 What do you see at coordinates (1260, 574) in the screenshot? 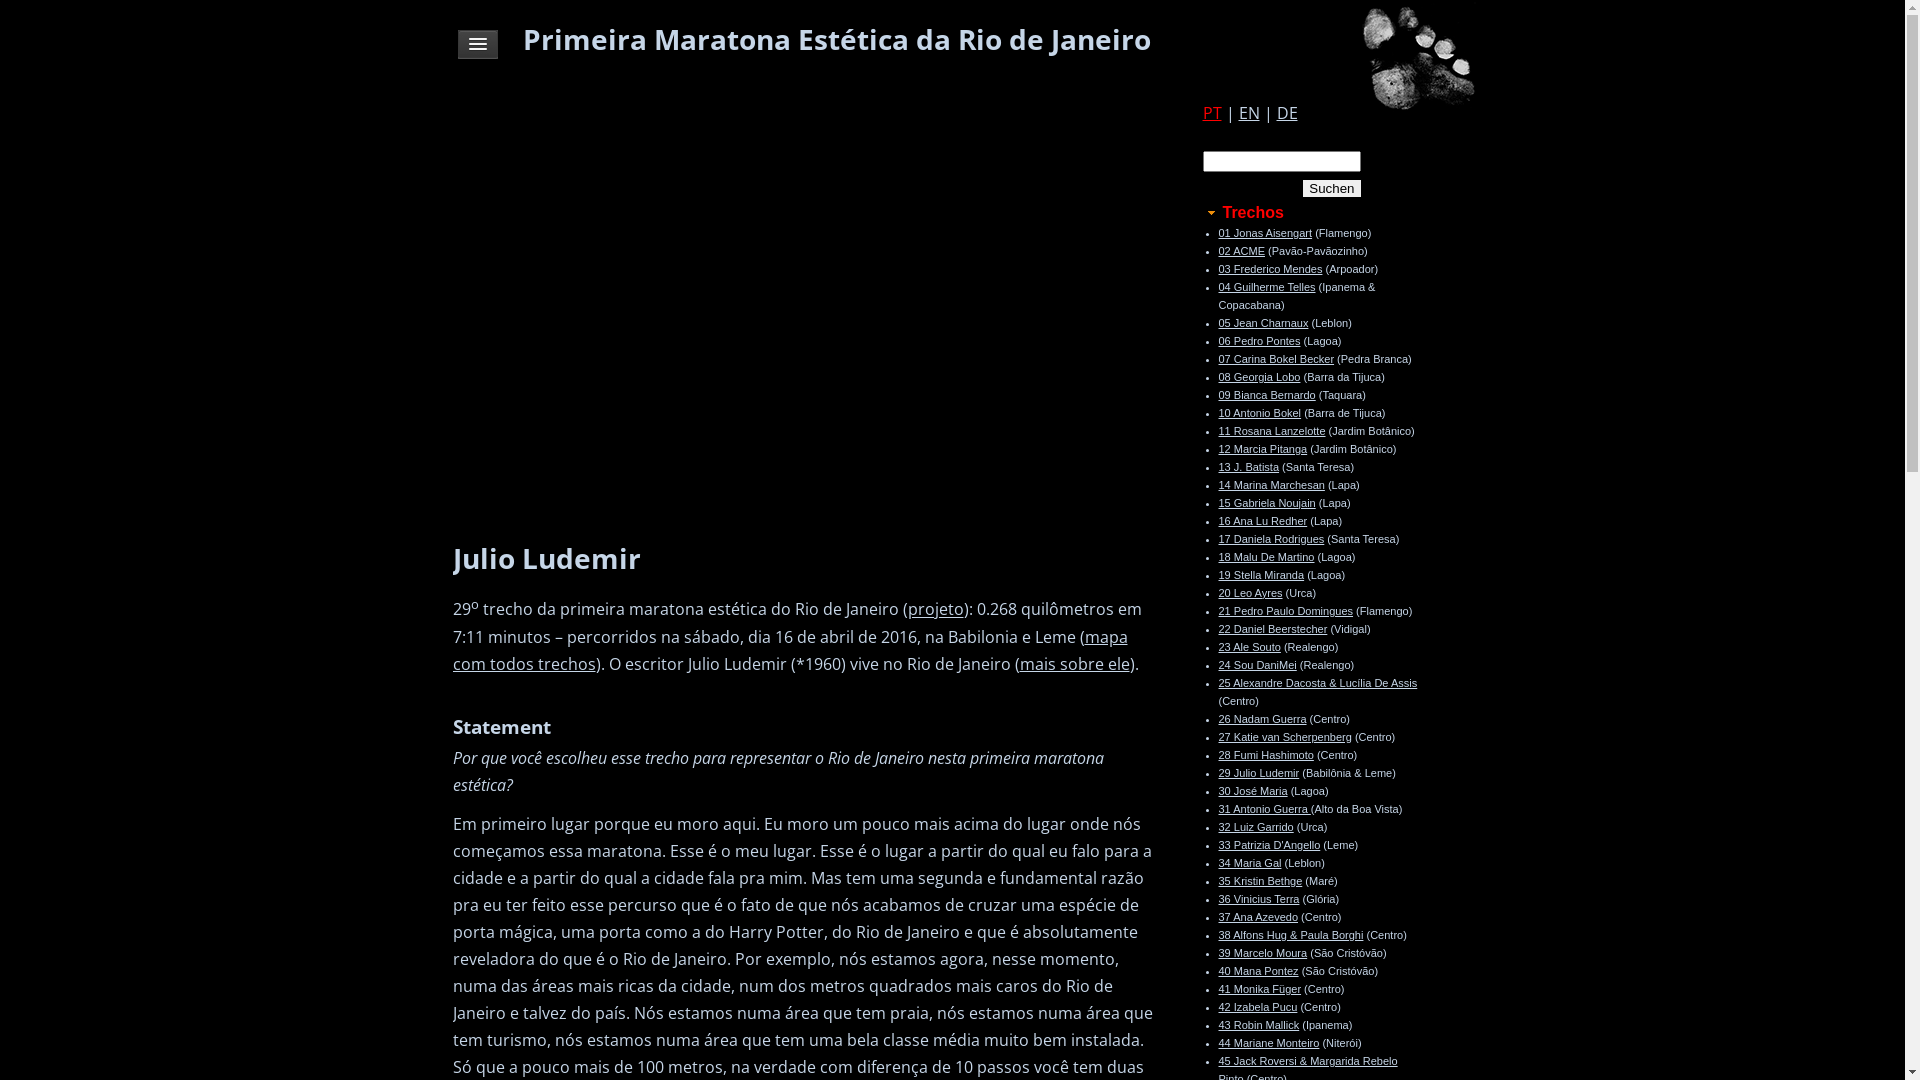
I see `'19 Stella Miranda'` at bounding box center [1260, 574].